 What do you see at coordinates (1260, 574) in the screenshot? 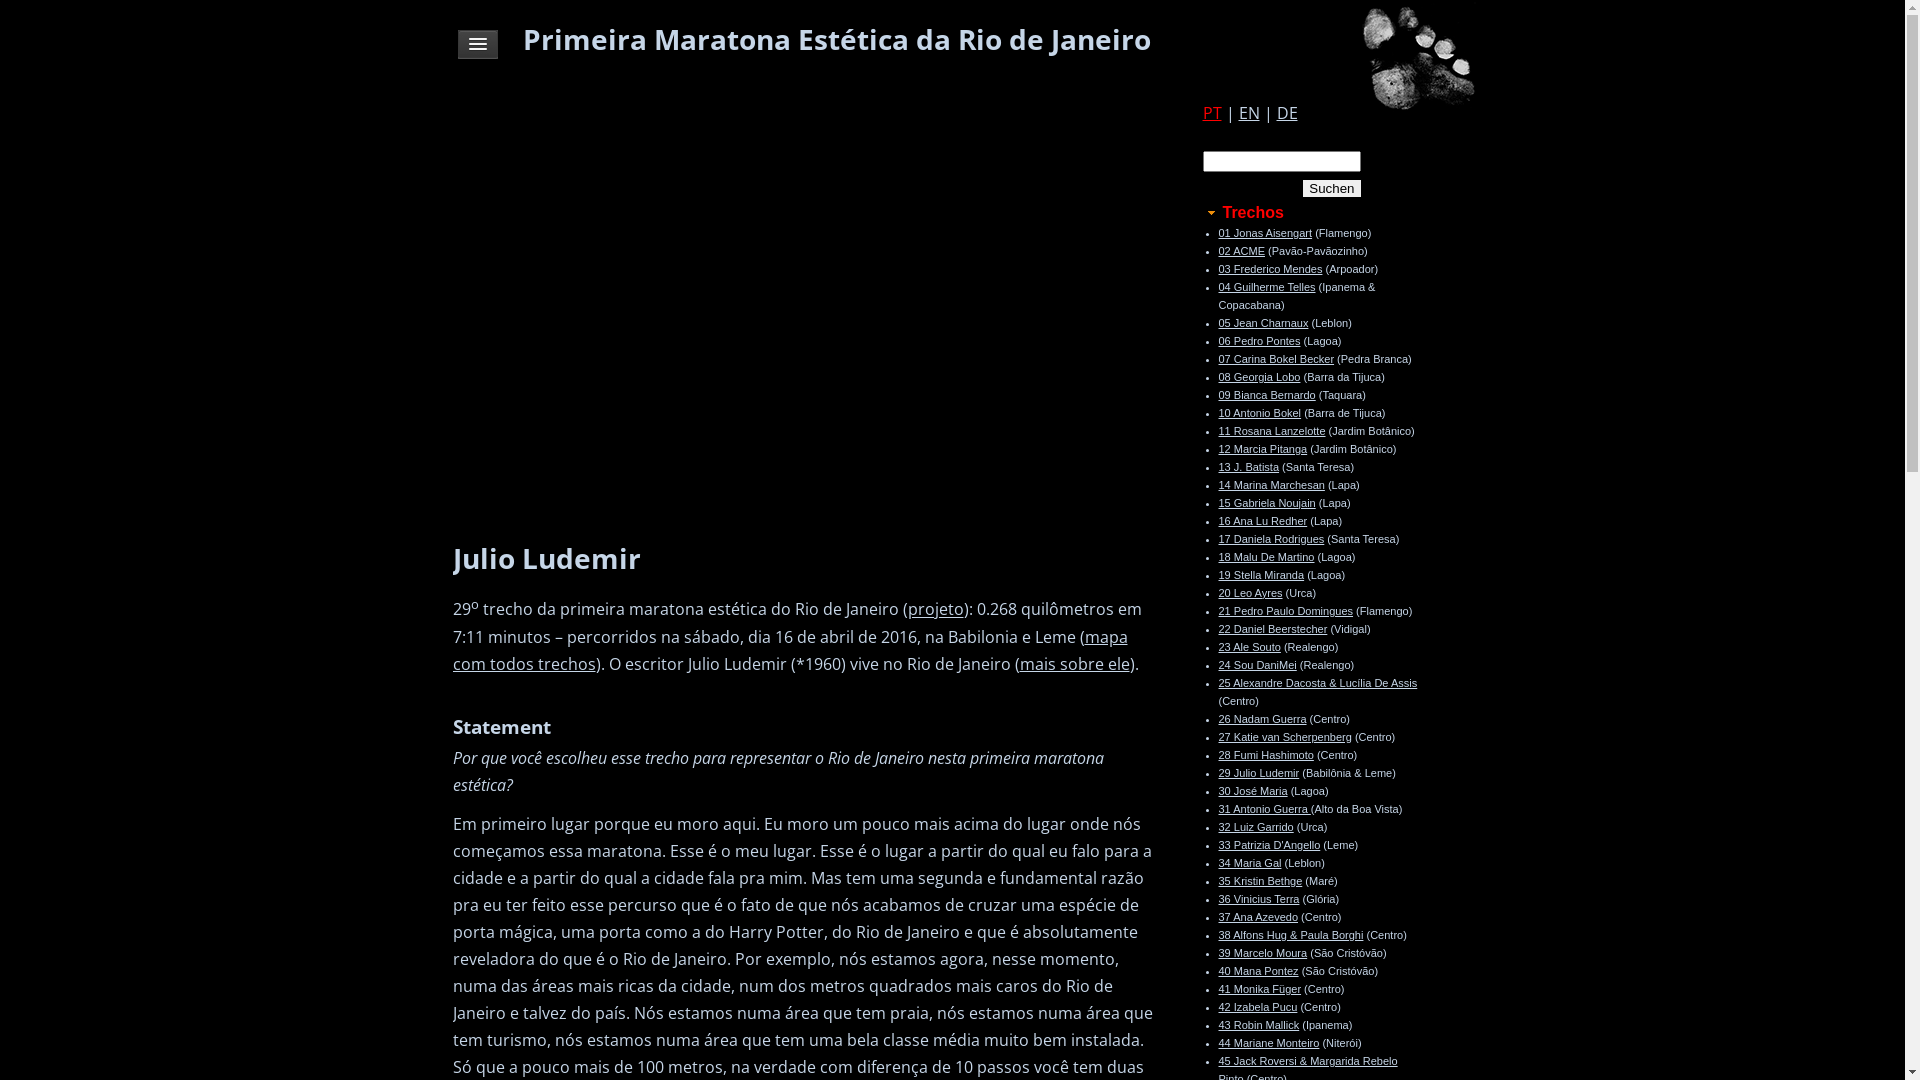
I see `'19 Stella Miranda'` at bounding box center [1260, 574].